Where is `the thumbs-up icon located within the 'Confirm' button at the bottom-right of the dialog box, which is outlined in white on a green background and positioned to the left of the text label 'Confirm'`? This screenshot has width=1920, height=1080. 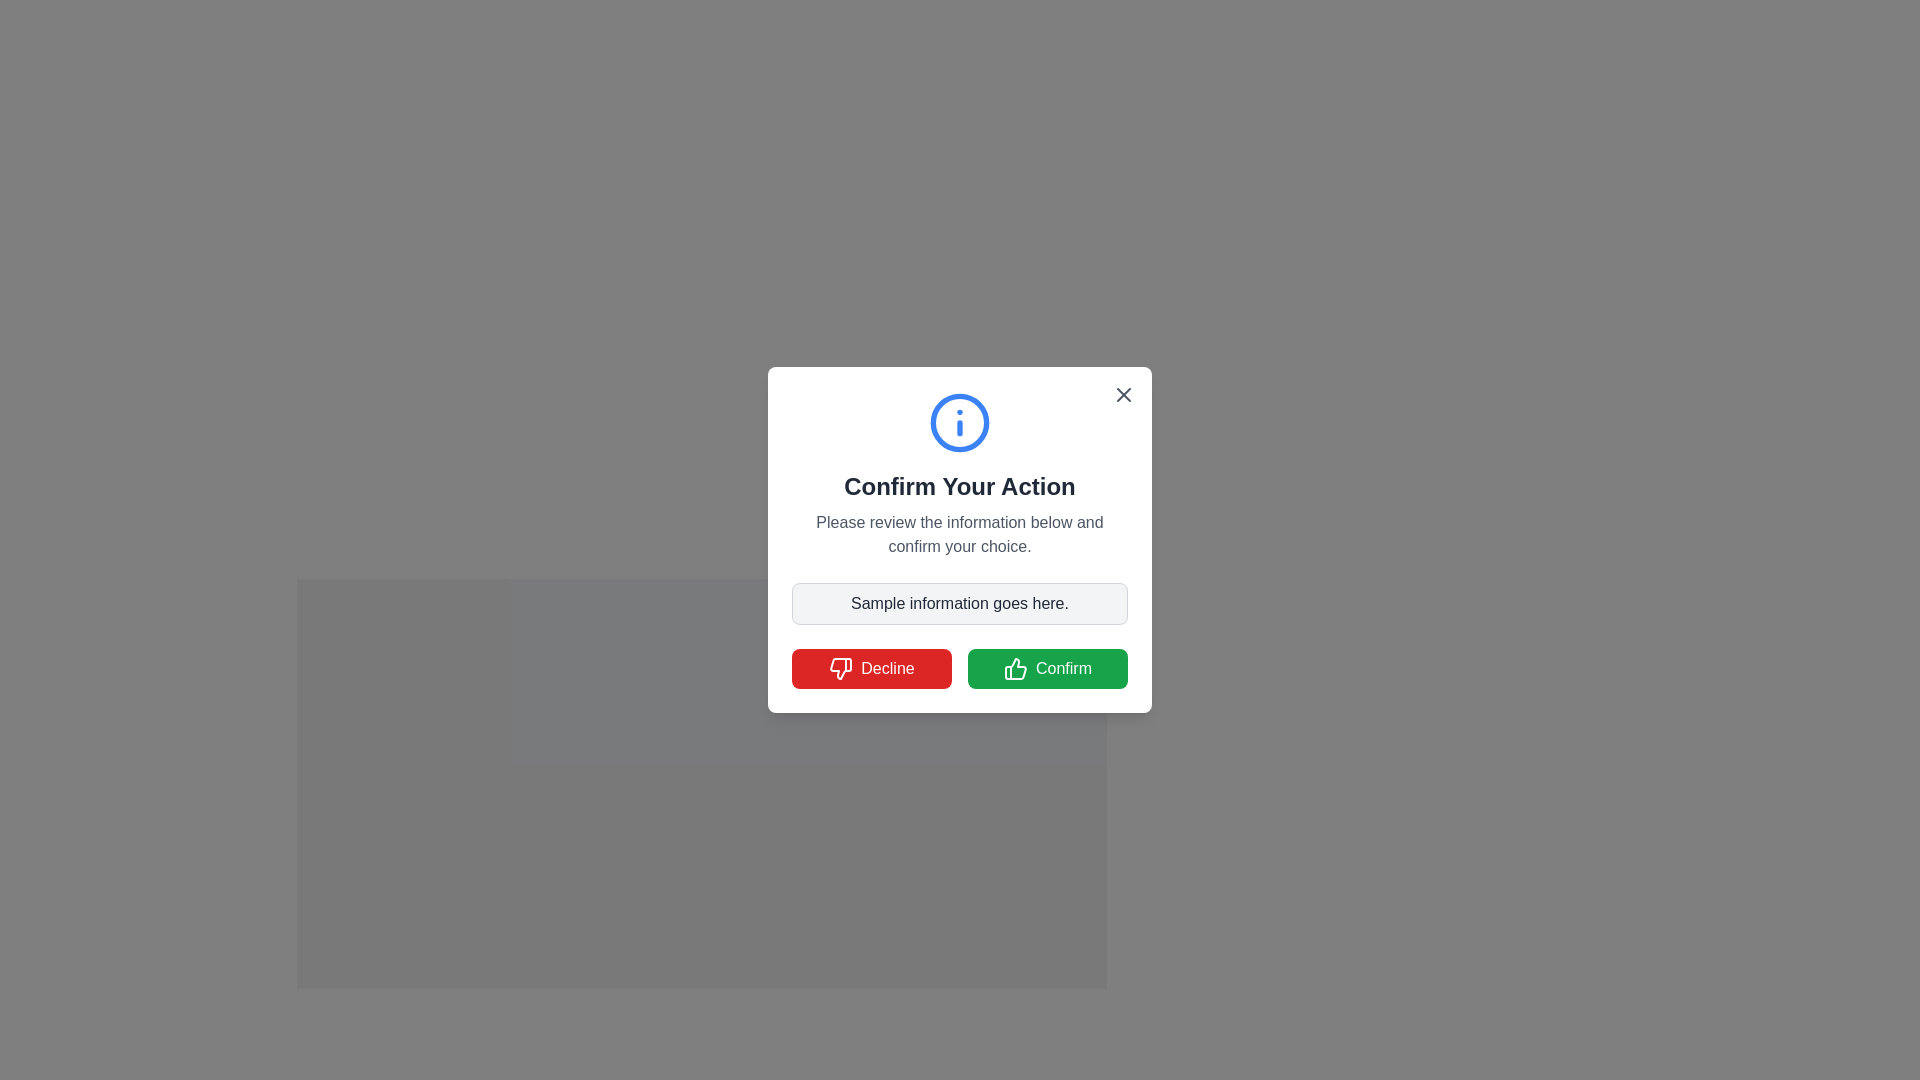 the thumbs-up icon located within the 'Confirm' button at the bottom-right of the dialog box, which is outlined in white on a green background and positioned to the left of the text label 'Confirm' is located at coordinates (1016, 668).